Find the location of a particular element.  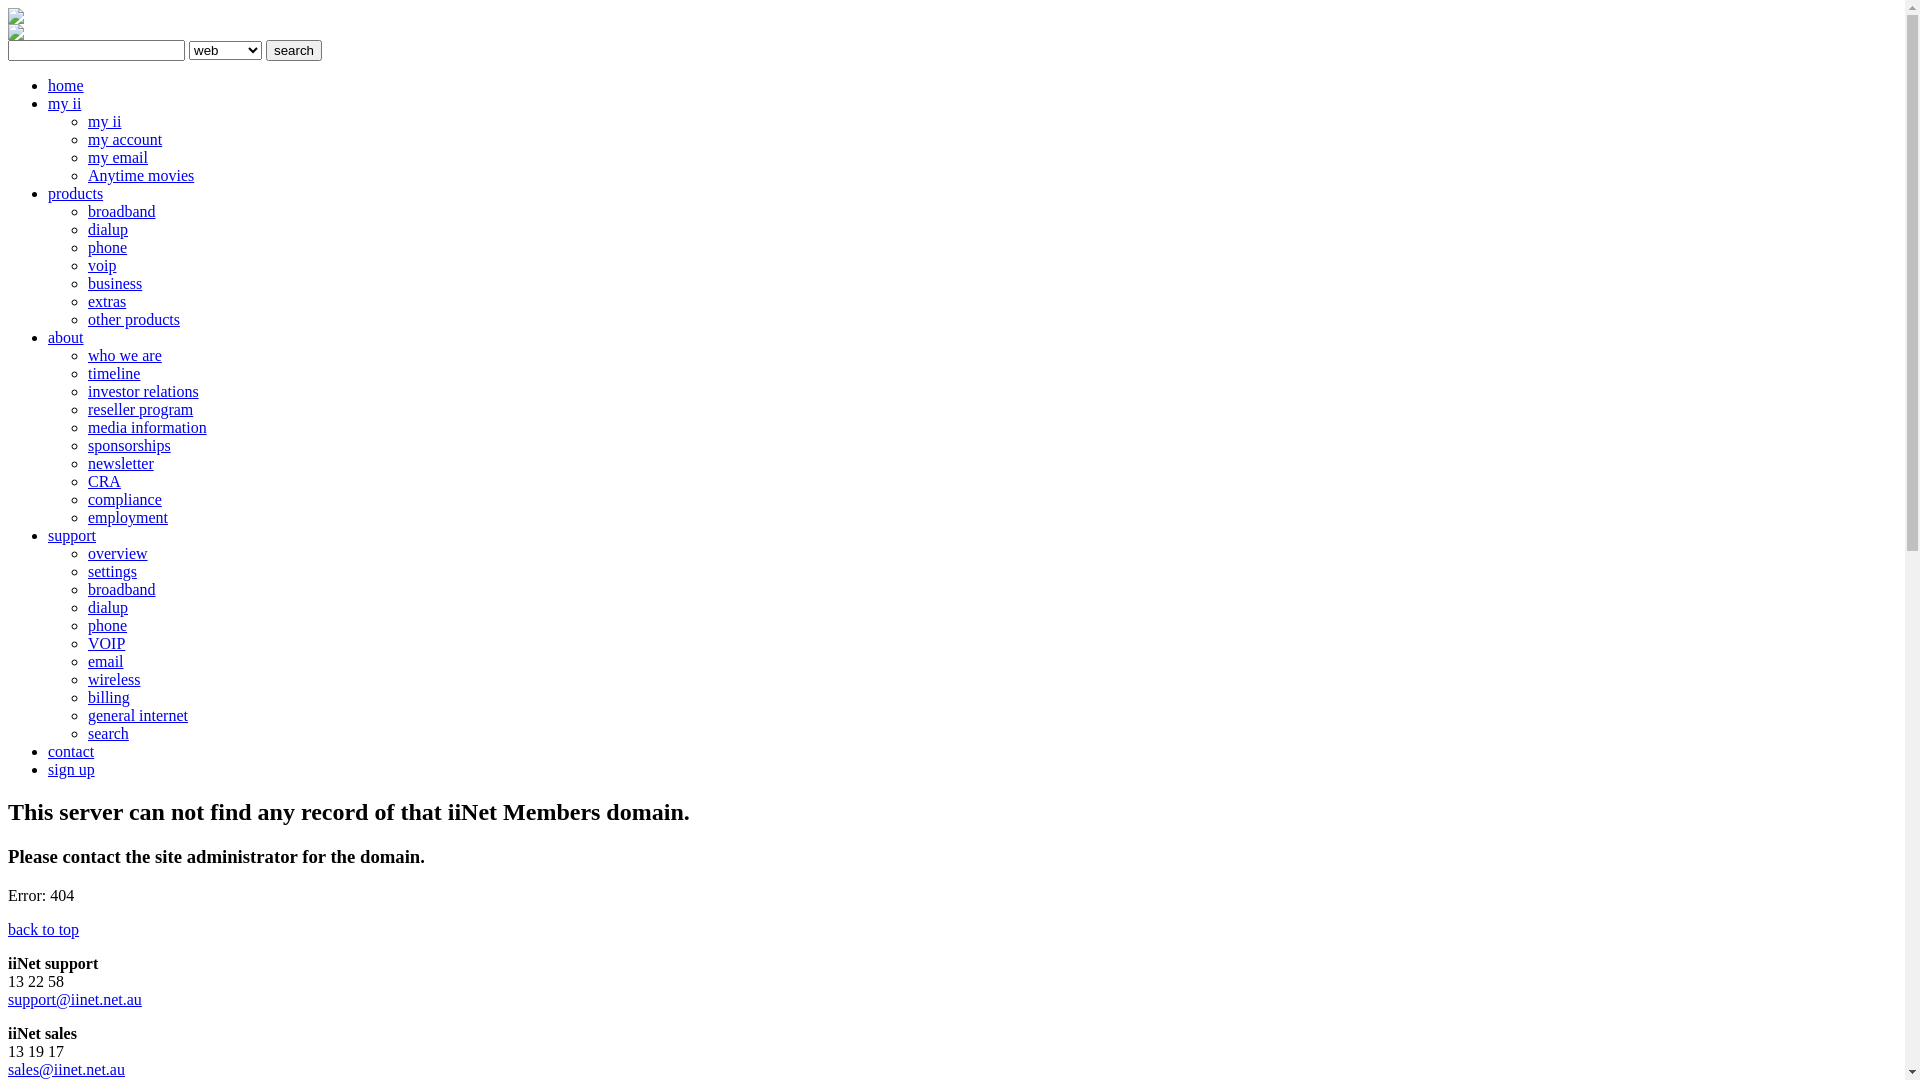

'newsletter' is located at coordinates (119, 463).